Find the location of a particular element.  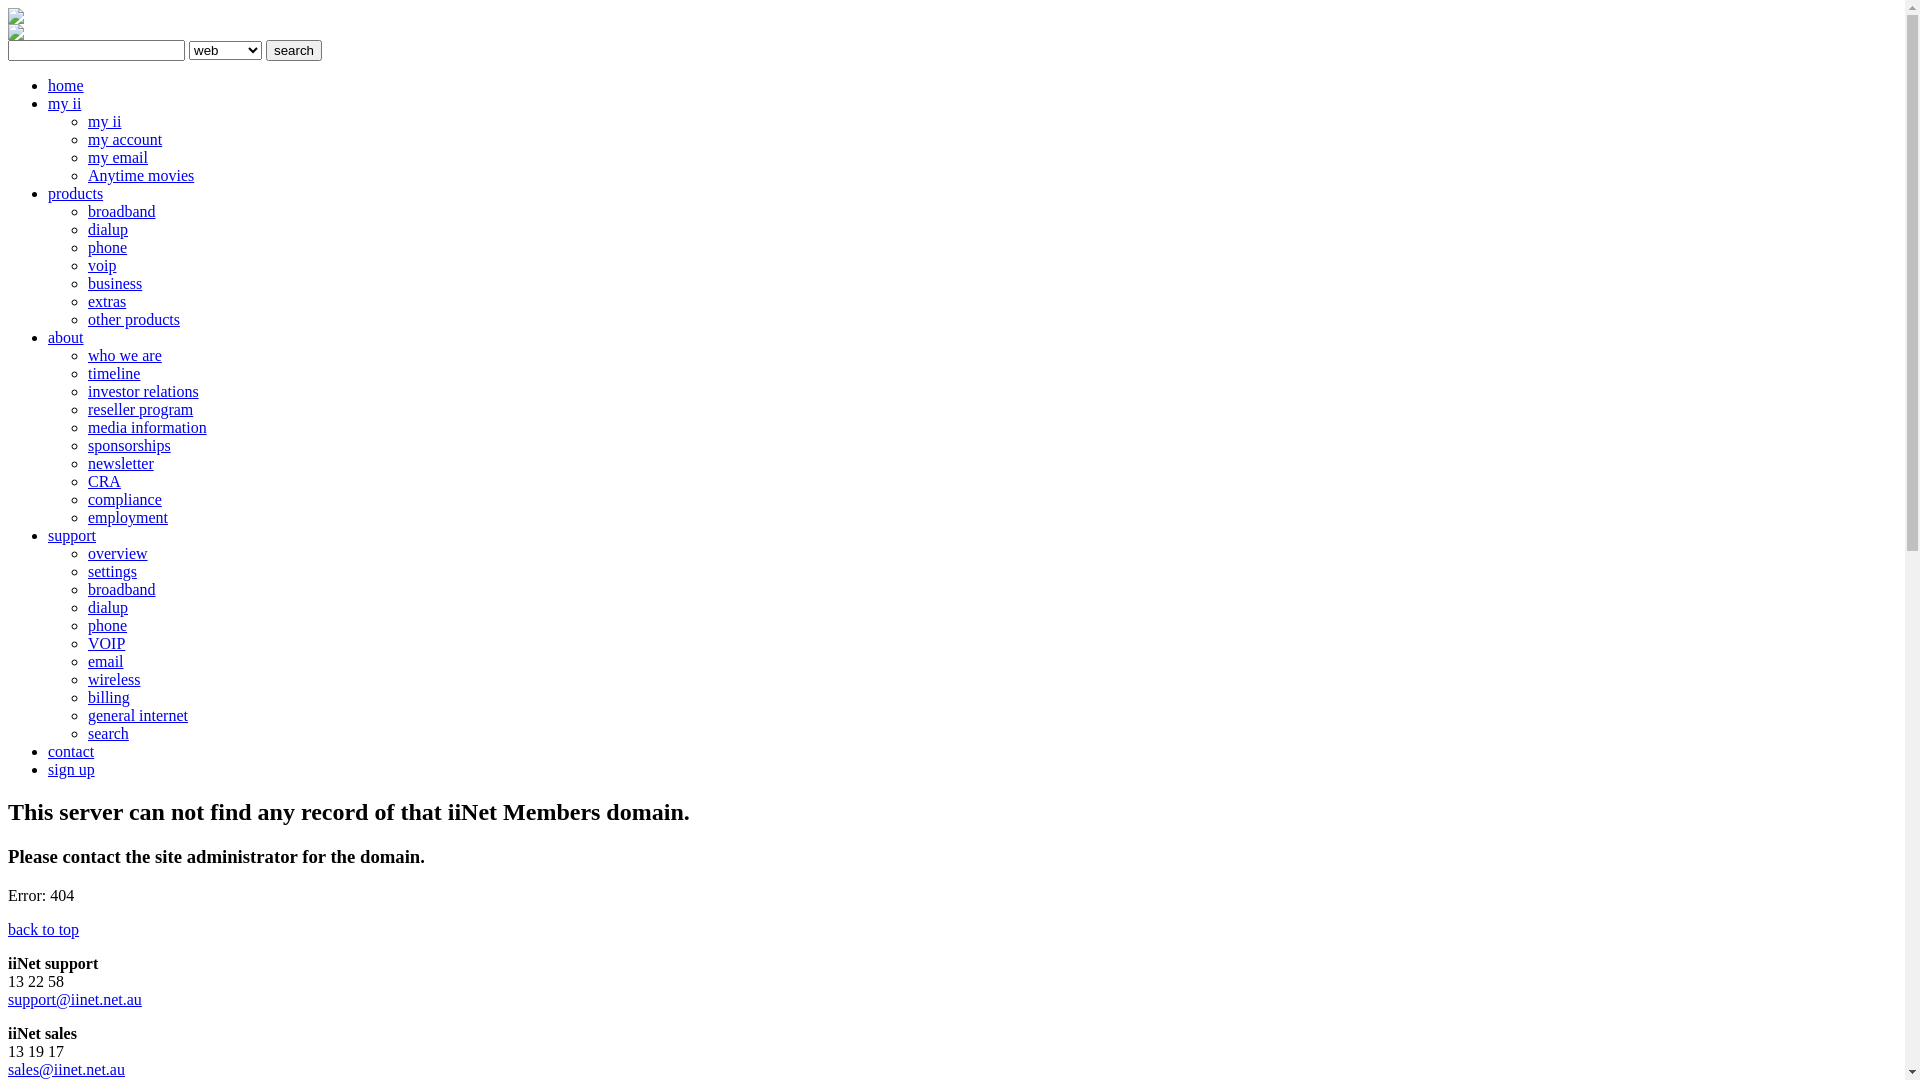

'newsletter' is located at coordinates (119, 463).